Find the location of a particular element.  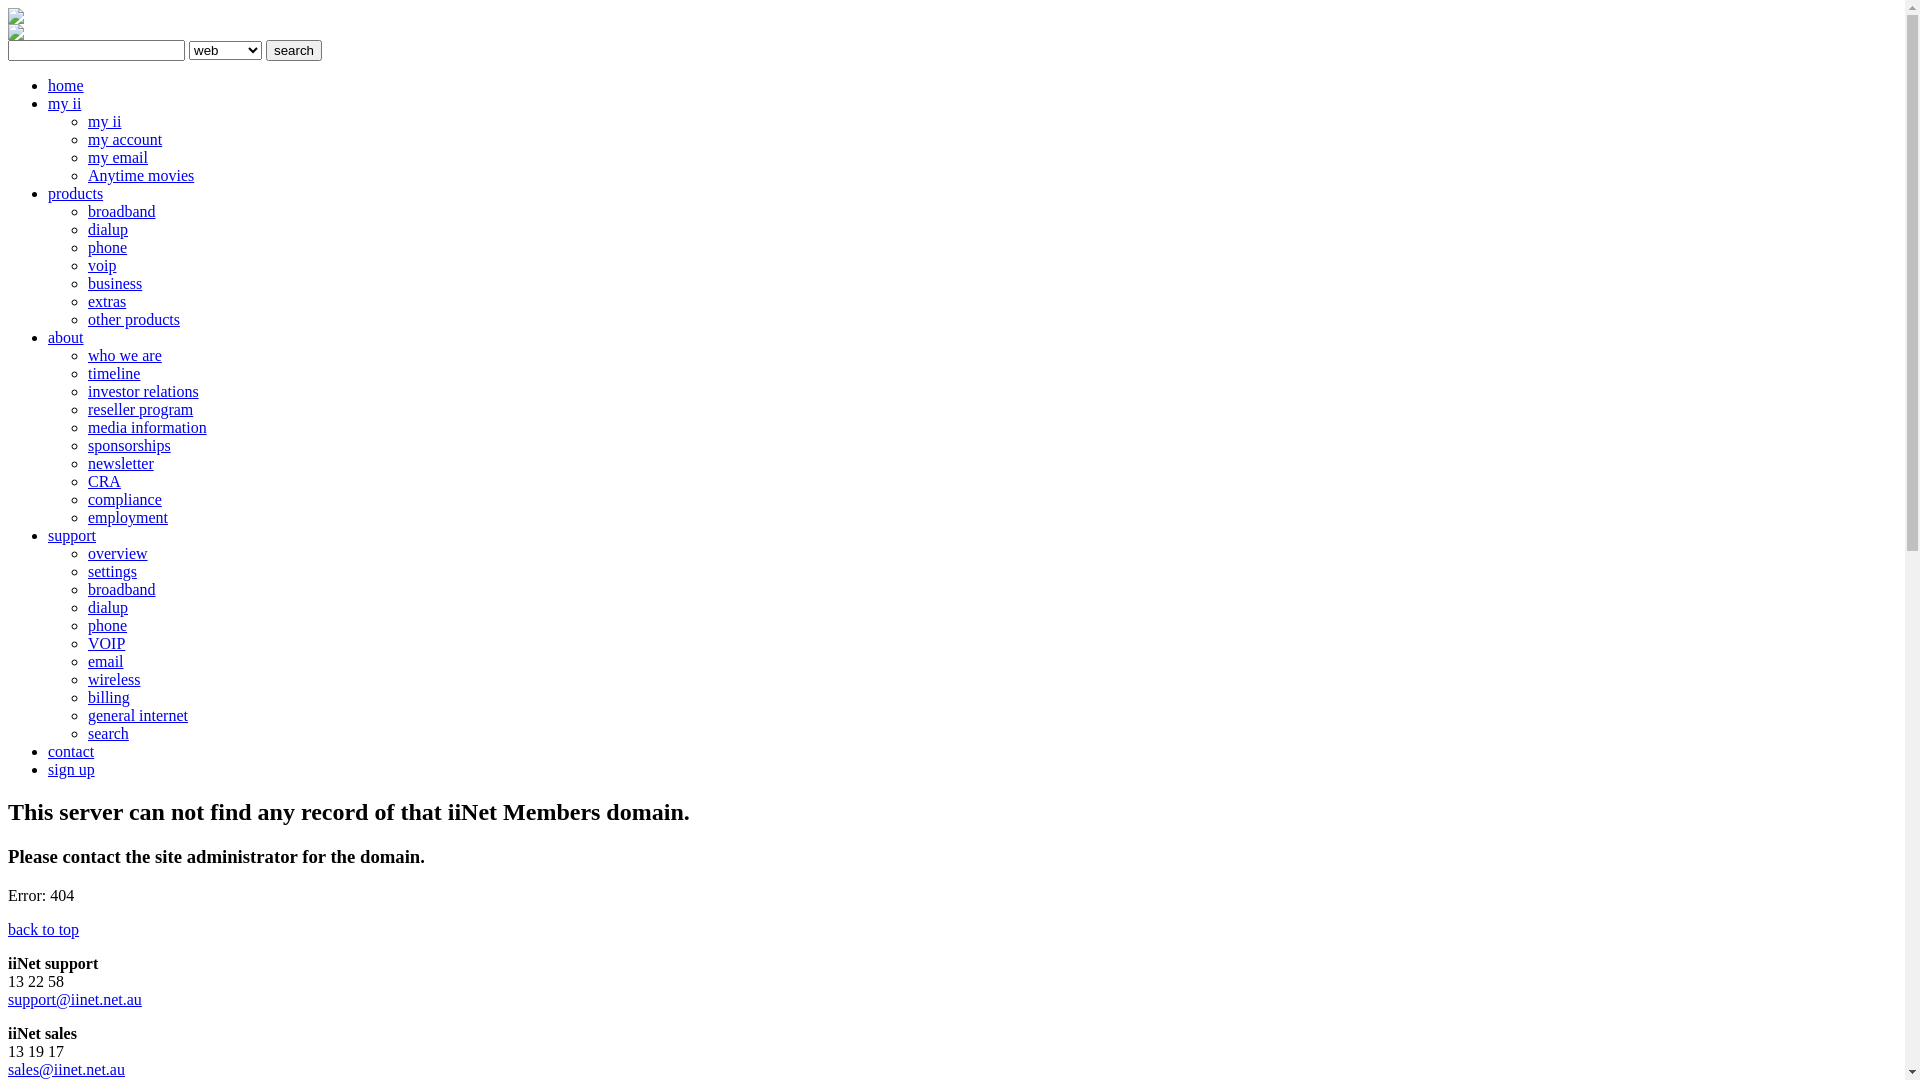

'newsletter' is located at coordinates (119, 463).